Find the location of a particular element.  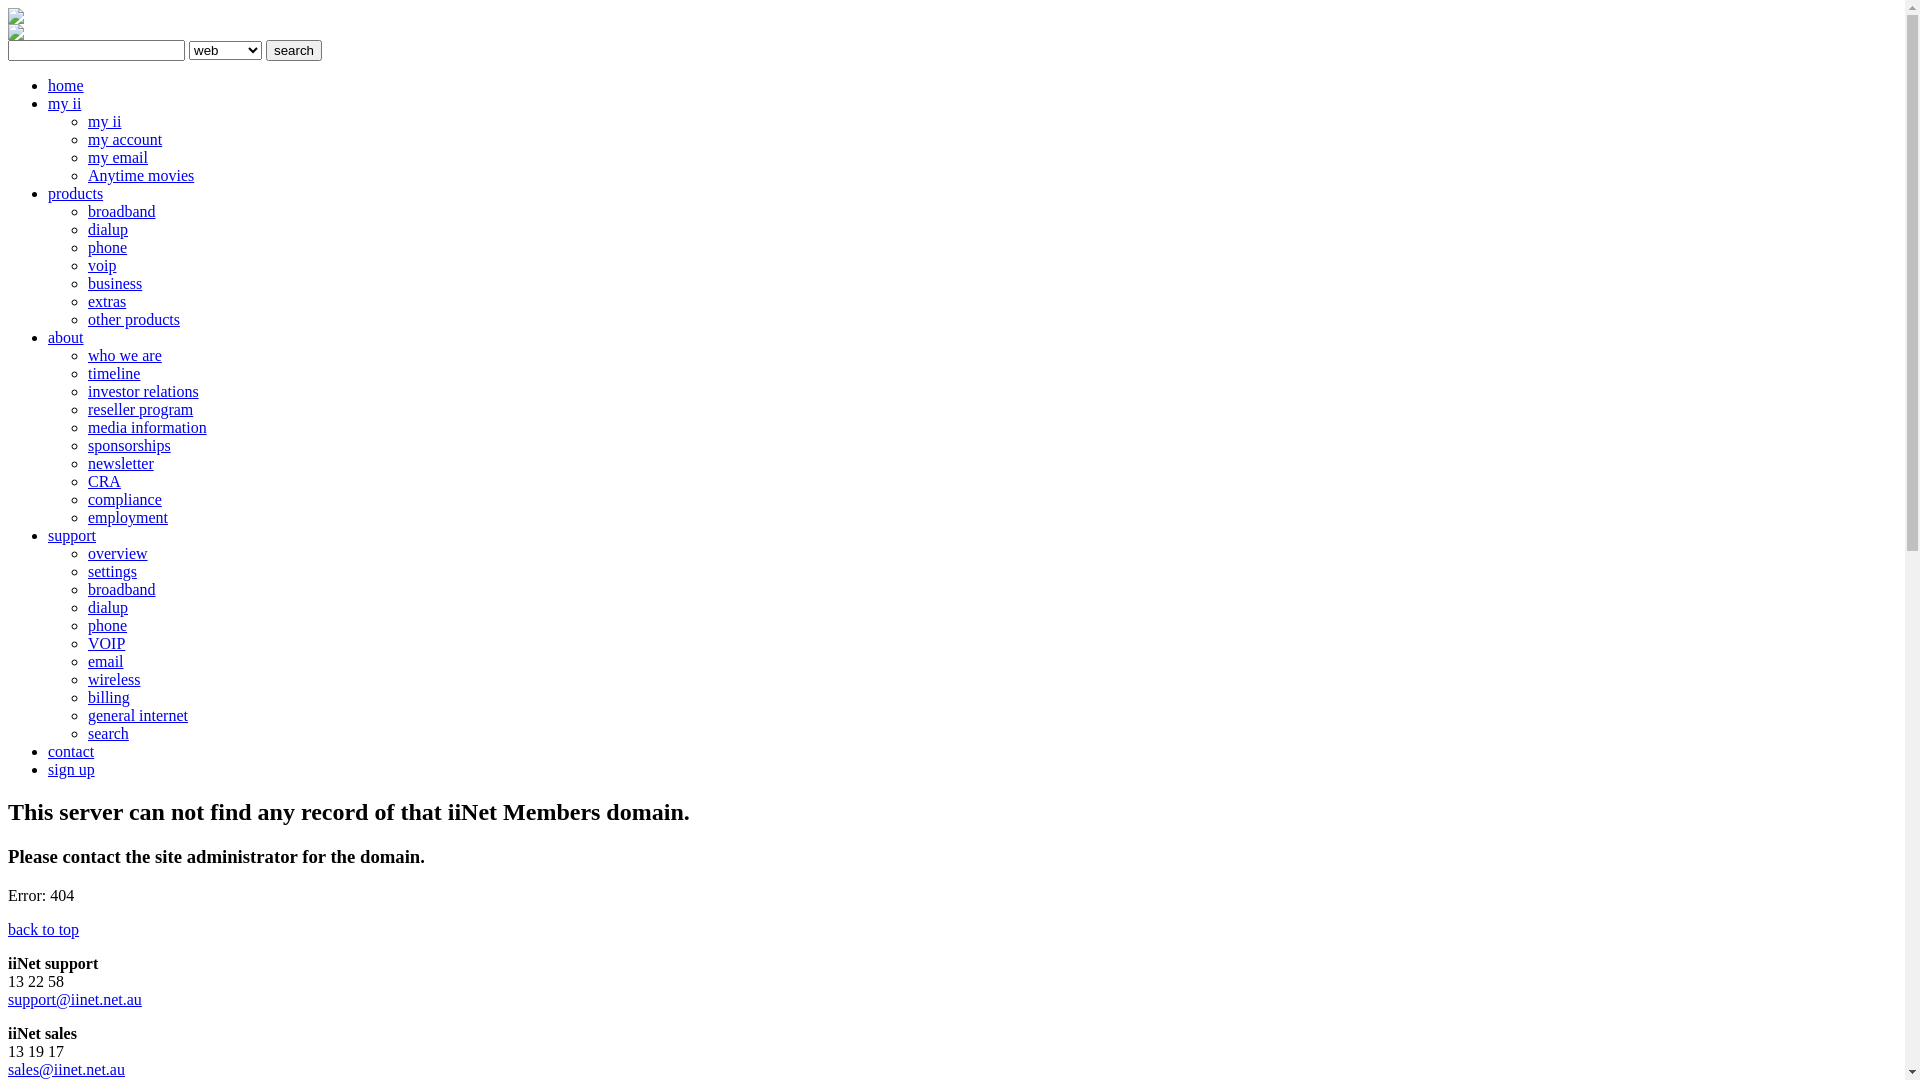

'newsletter' is located at coordinates (119, 463).